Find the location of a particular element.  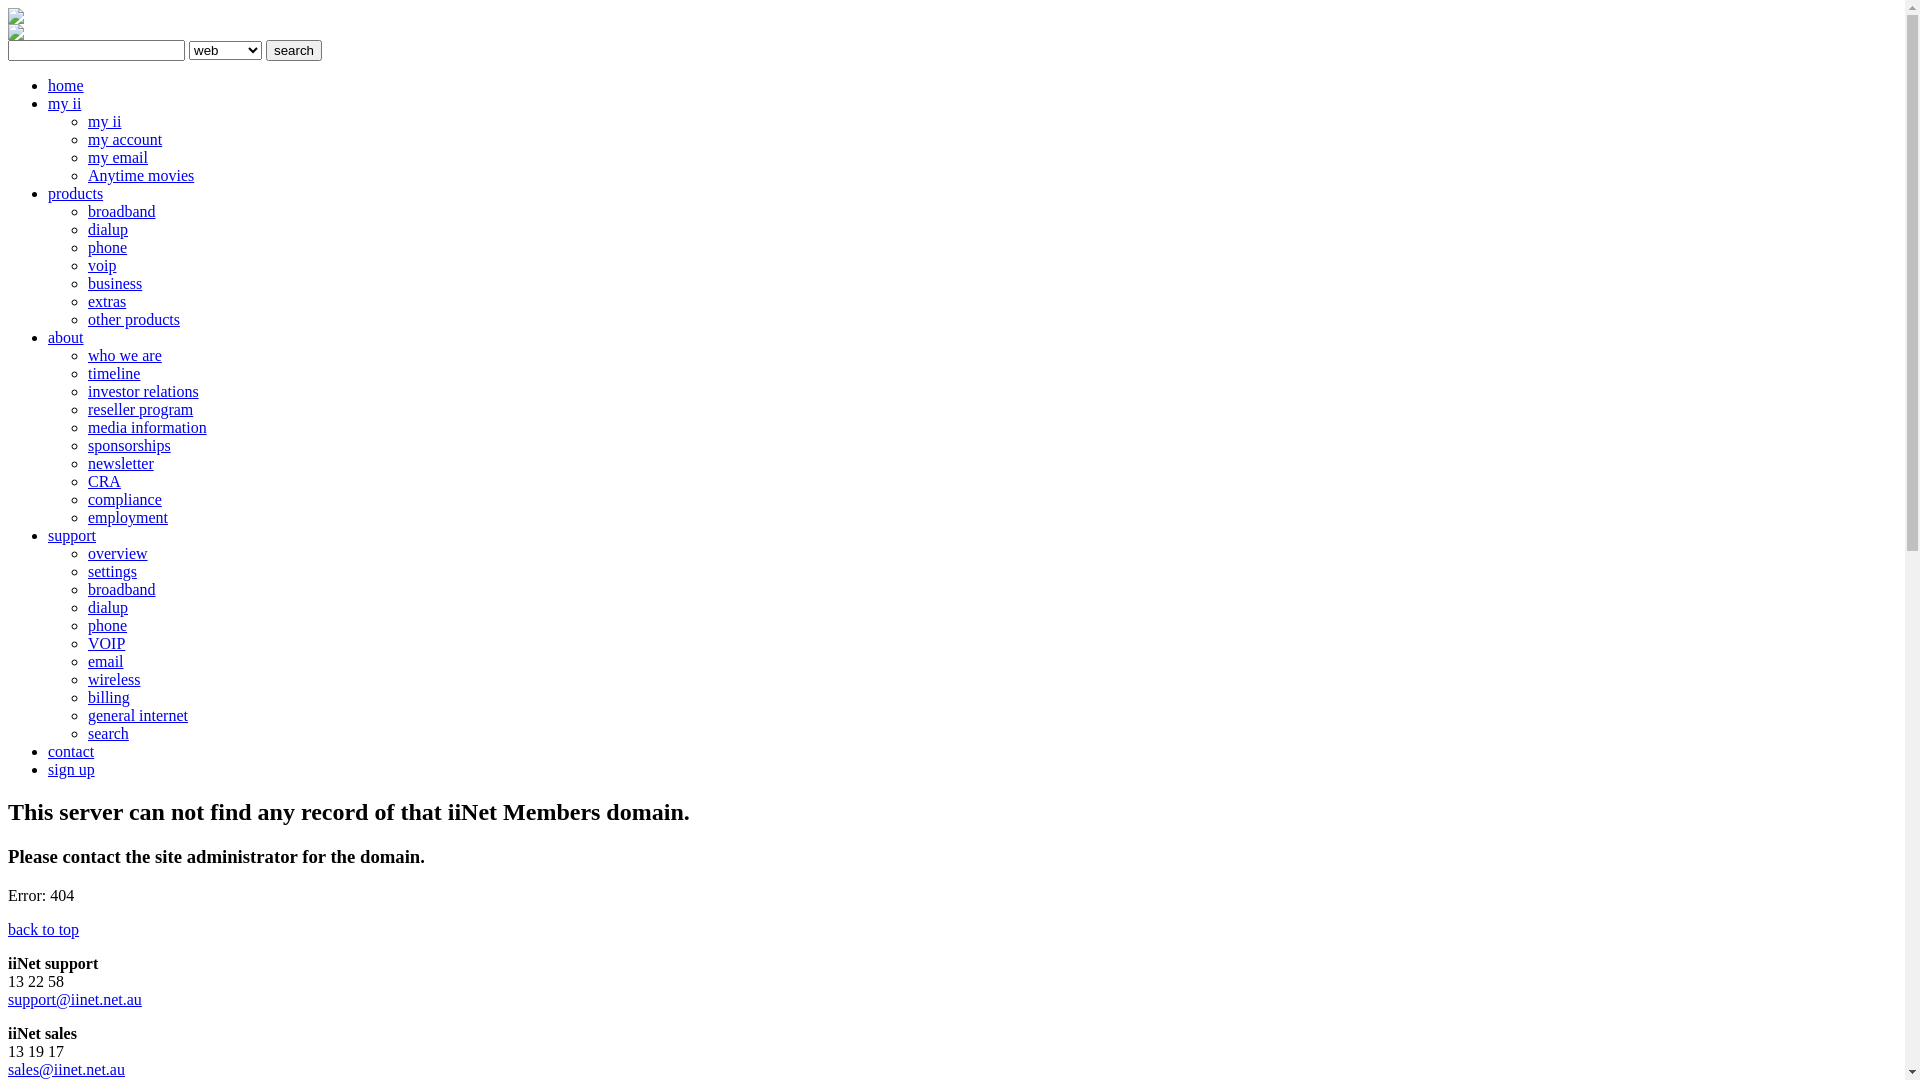

'newsletter' is located at coordinates (119, 463).